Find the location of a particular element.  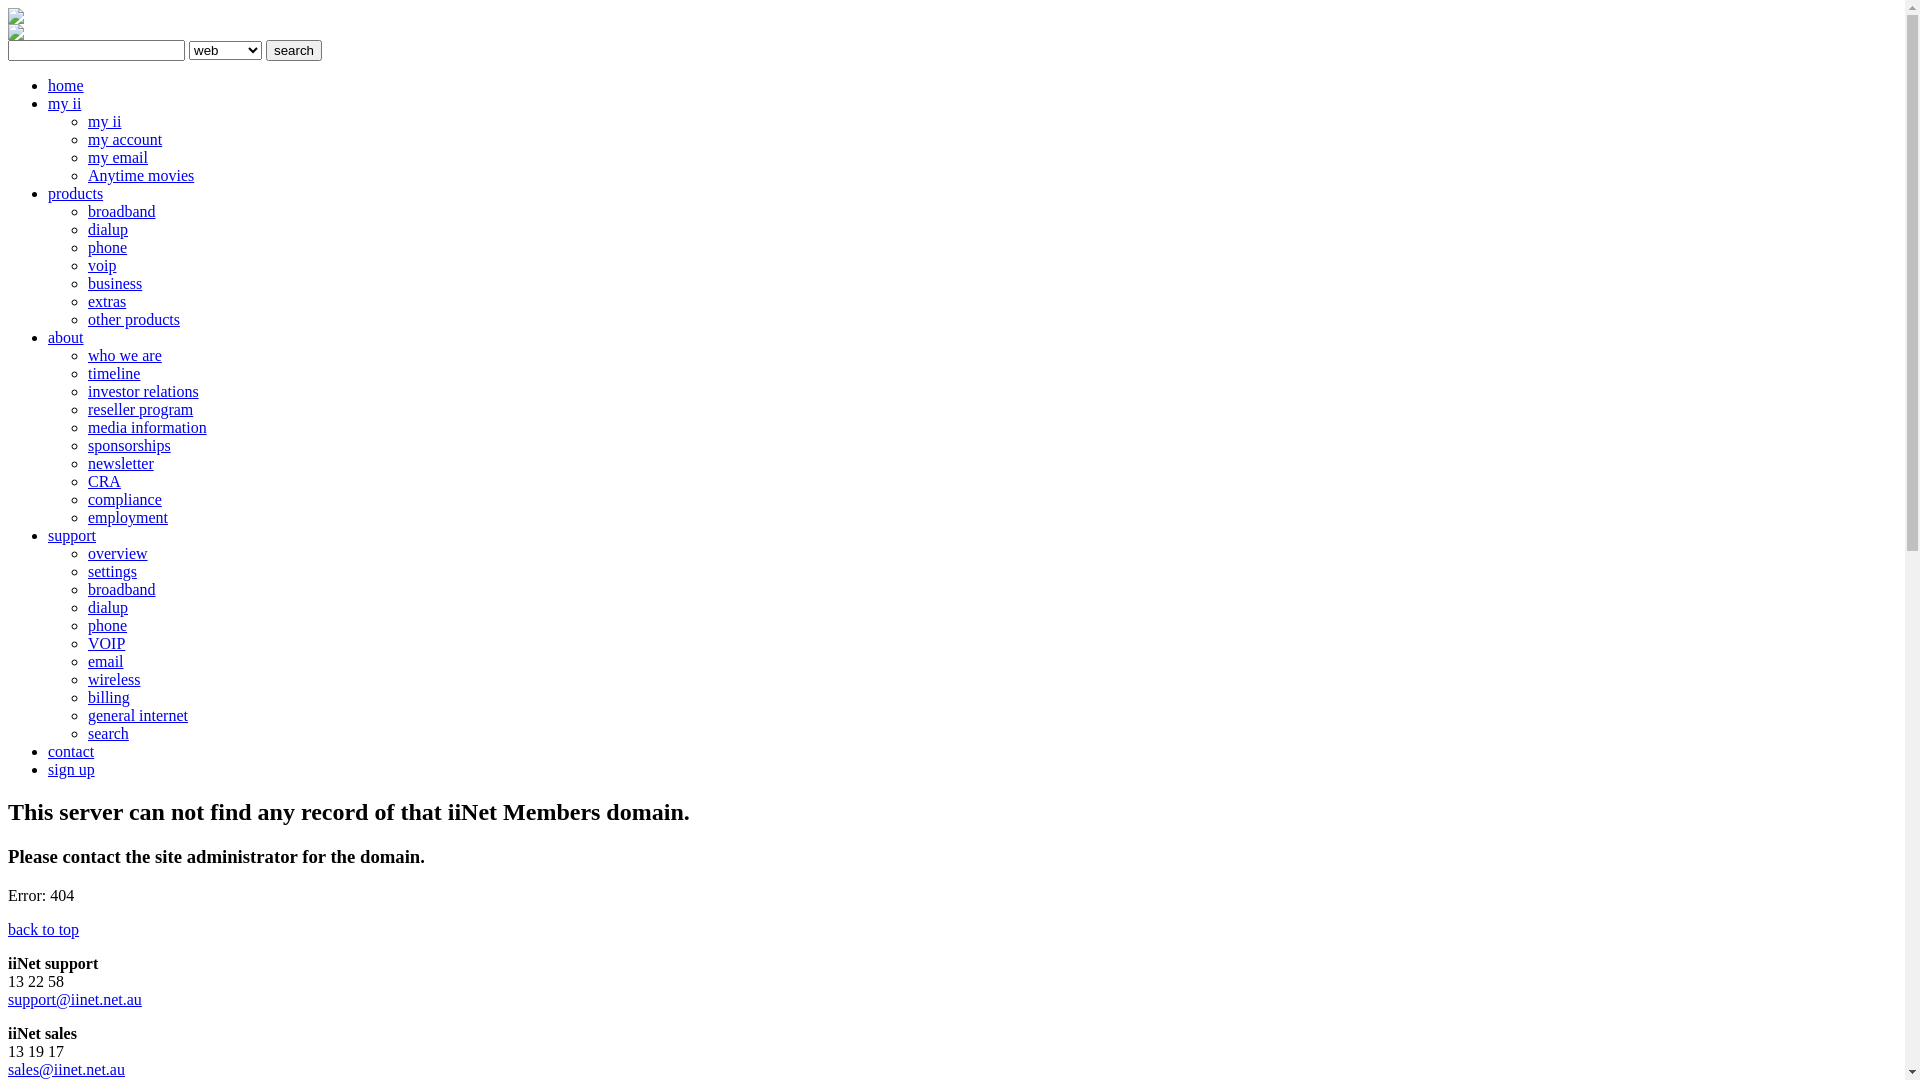

'newsletter' is located at coordinates (119, 463).